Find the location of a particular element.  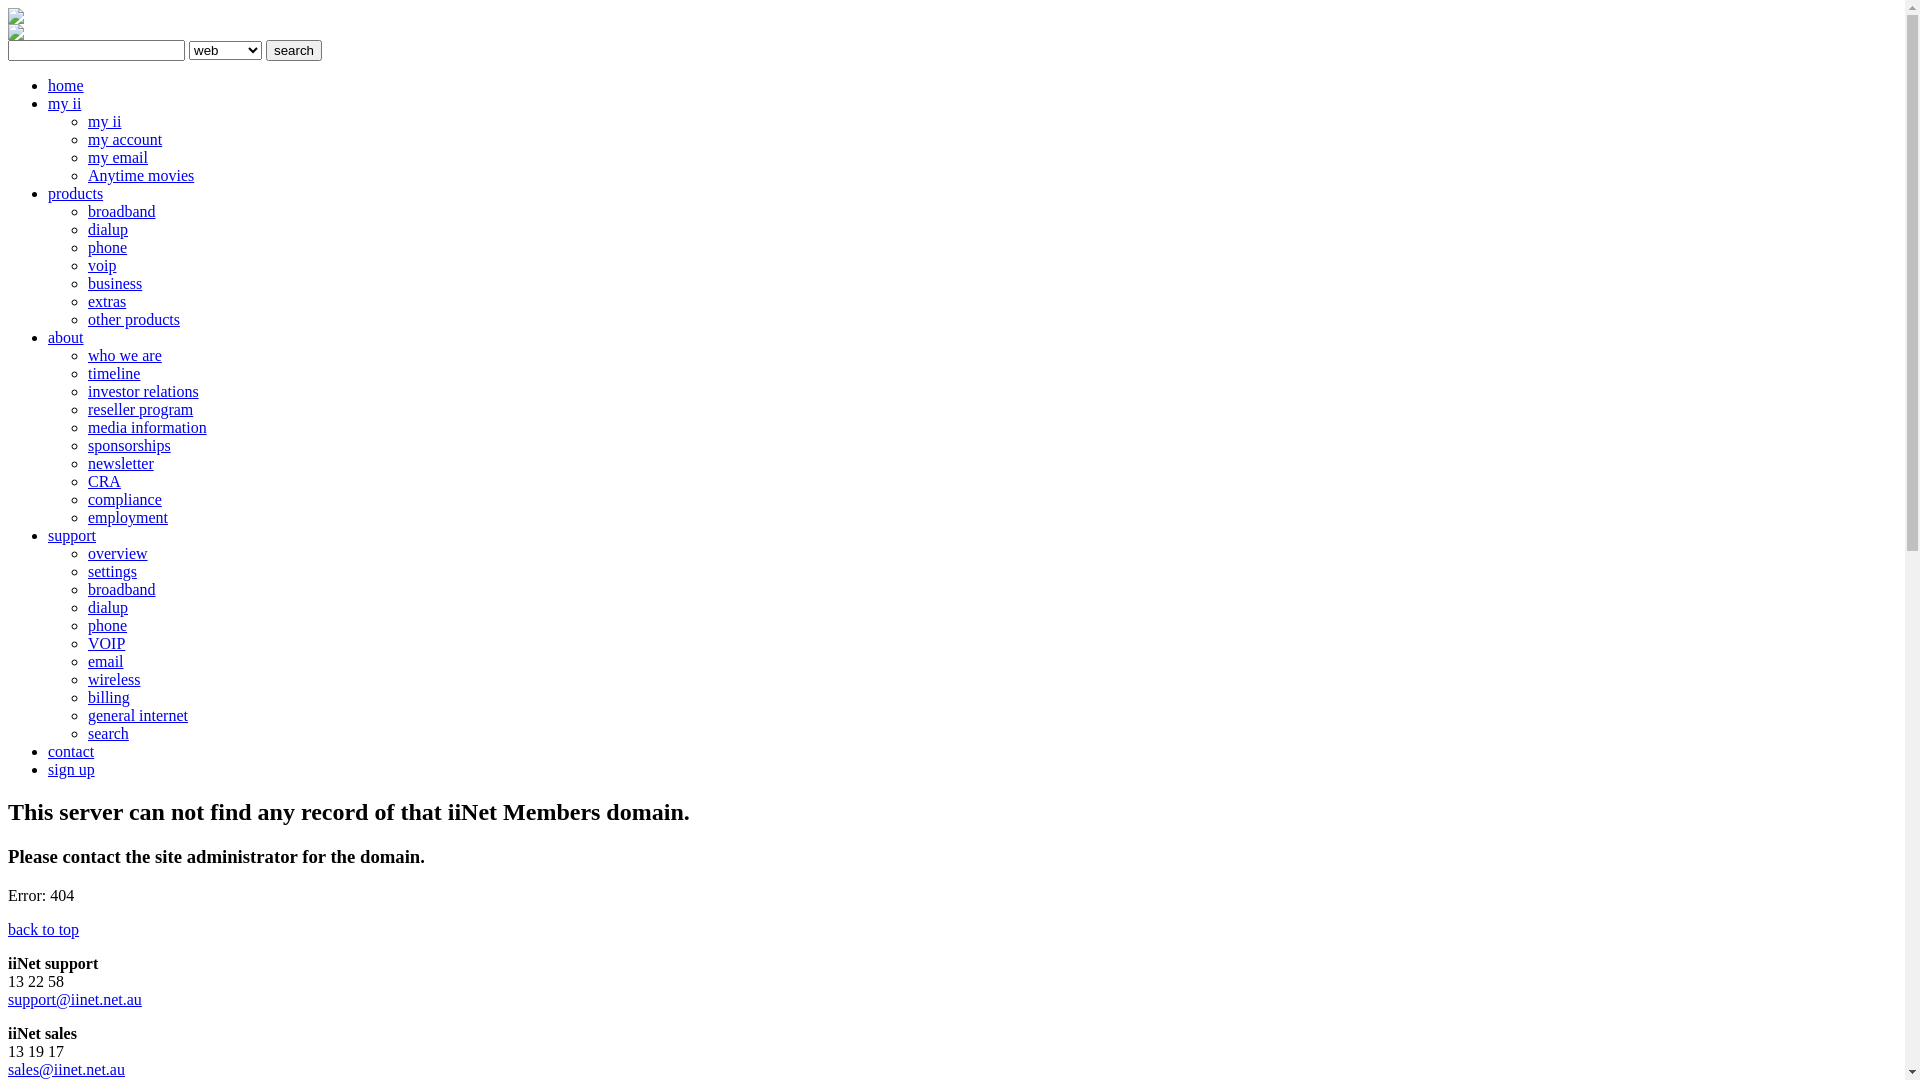

'newsletter' is located at coordinates (119, 463).